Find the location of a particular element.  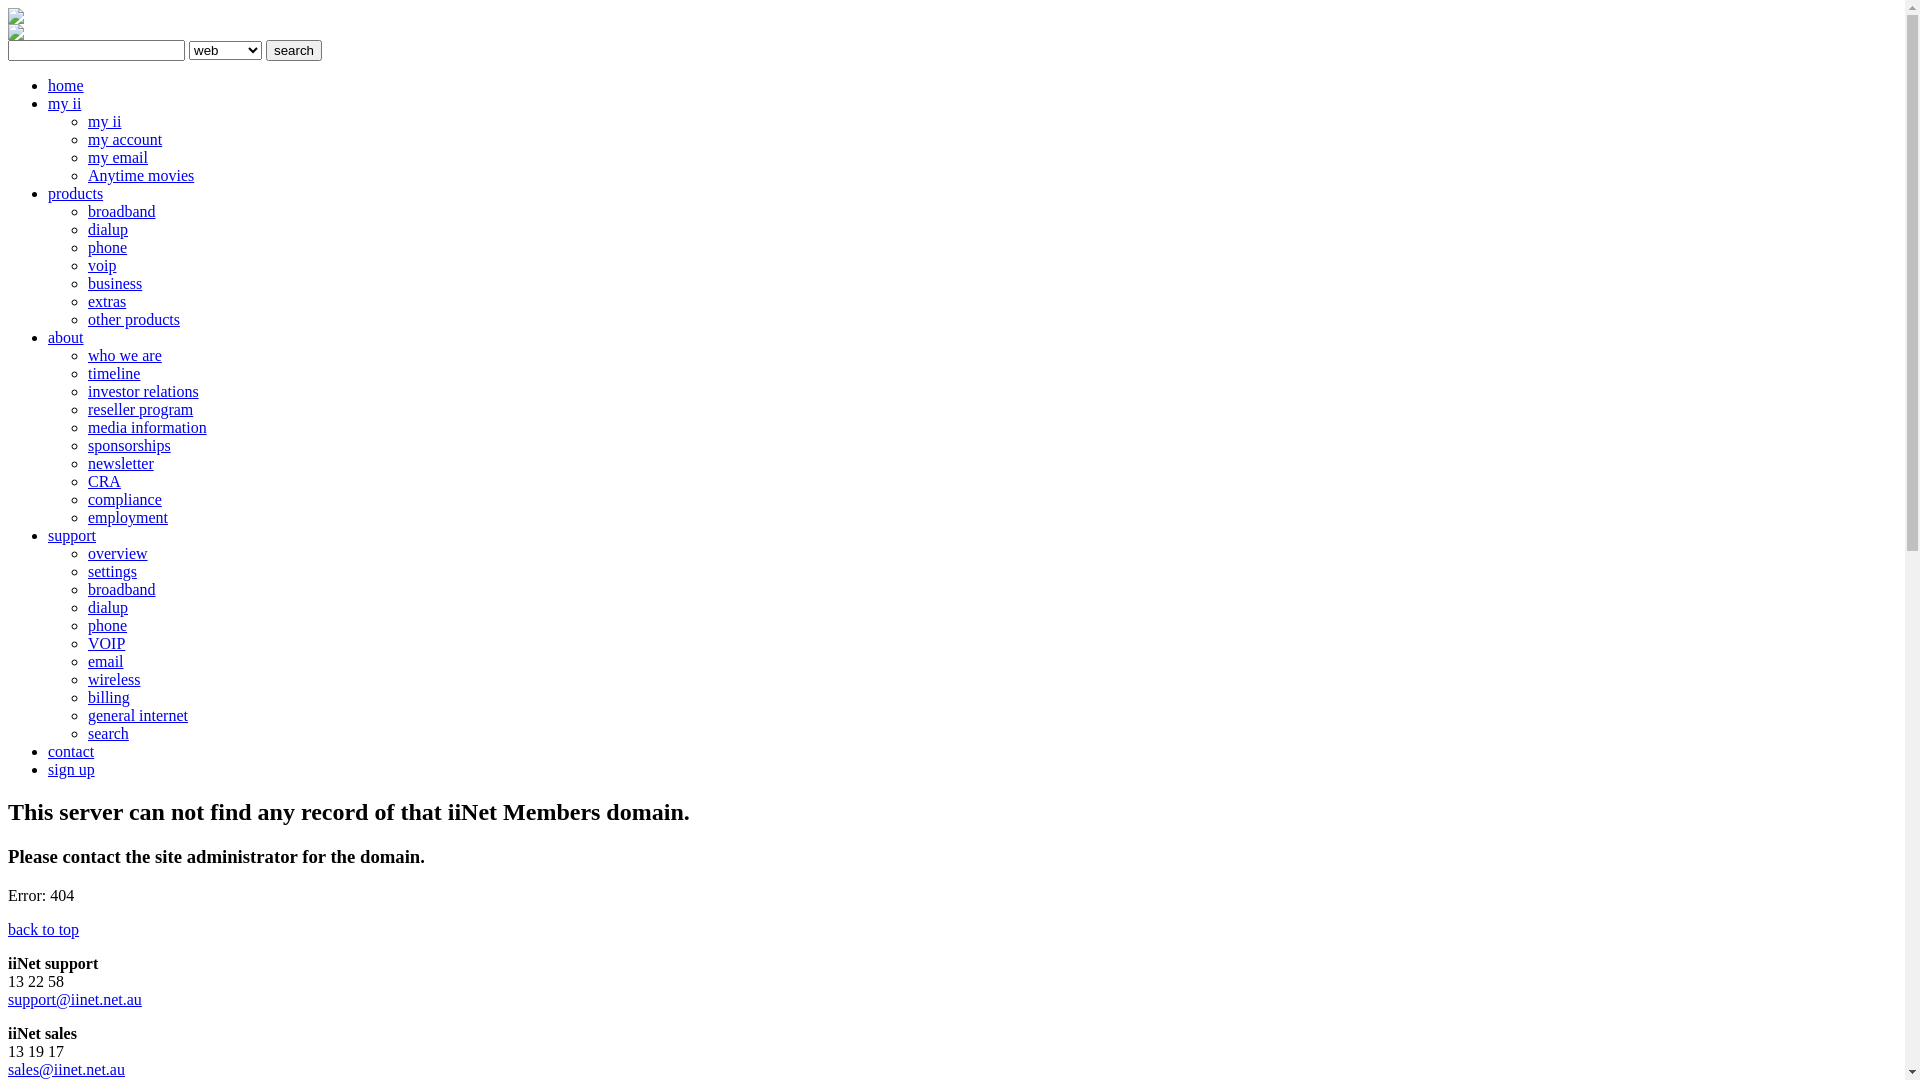

'newsletter' is located at coordinates (119, 463).